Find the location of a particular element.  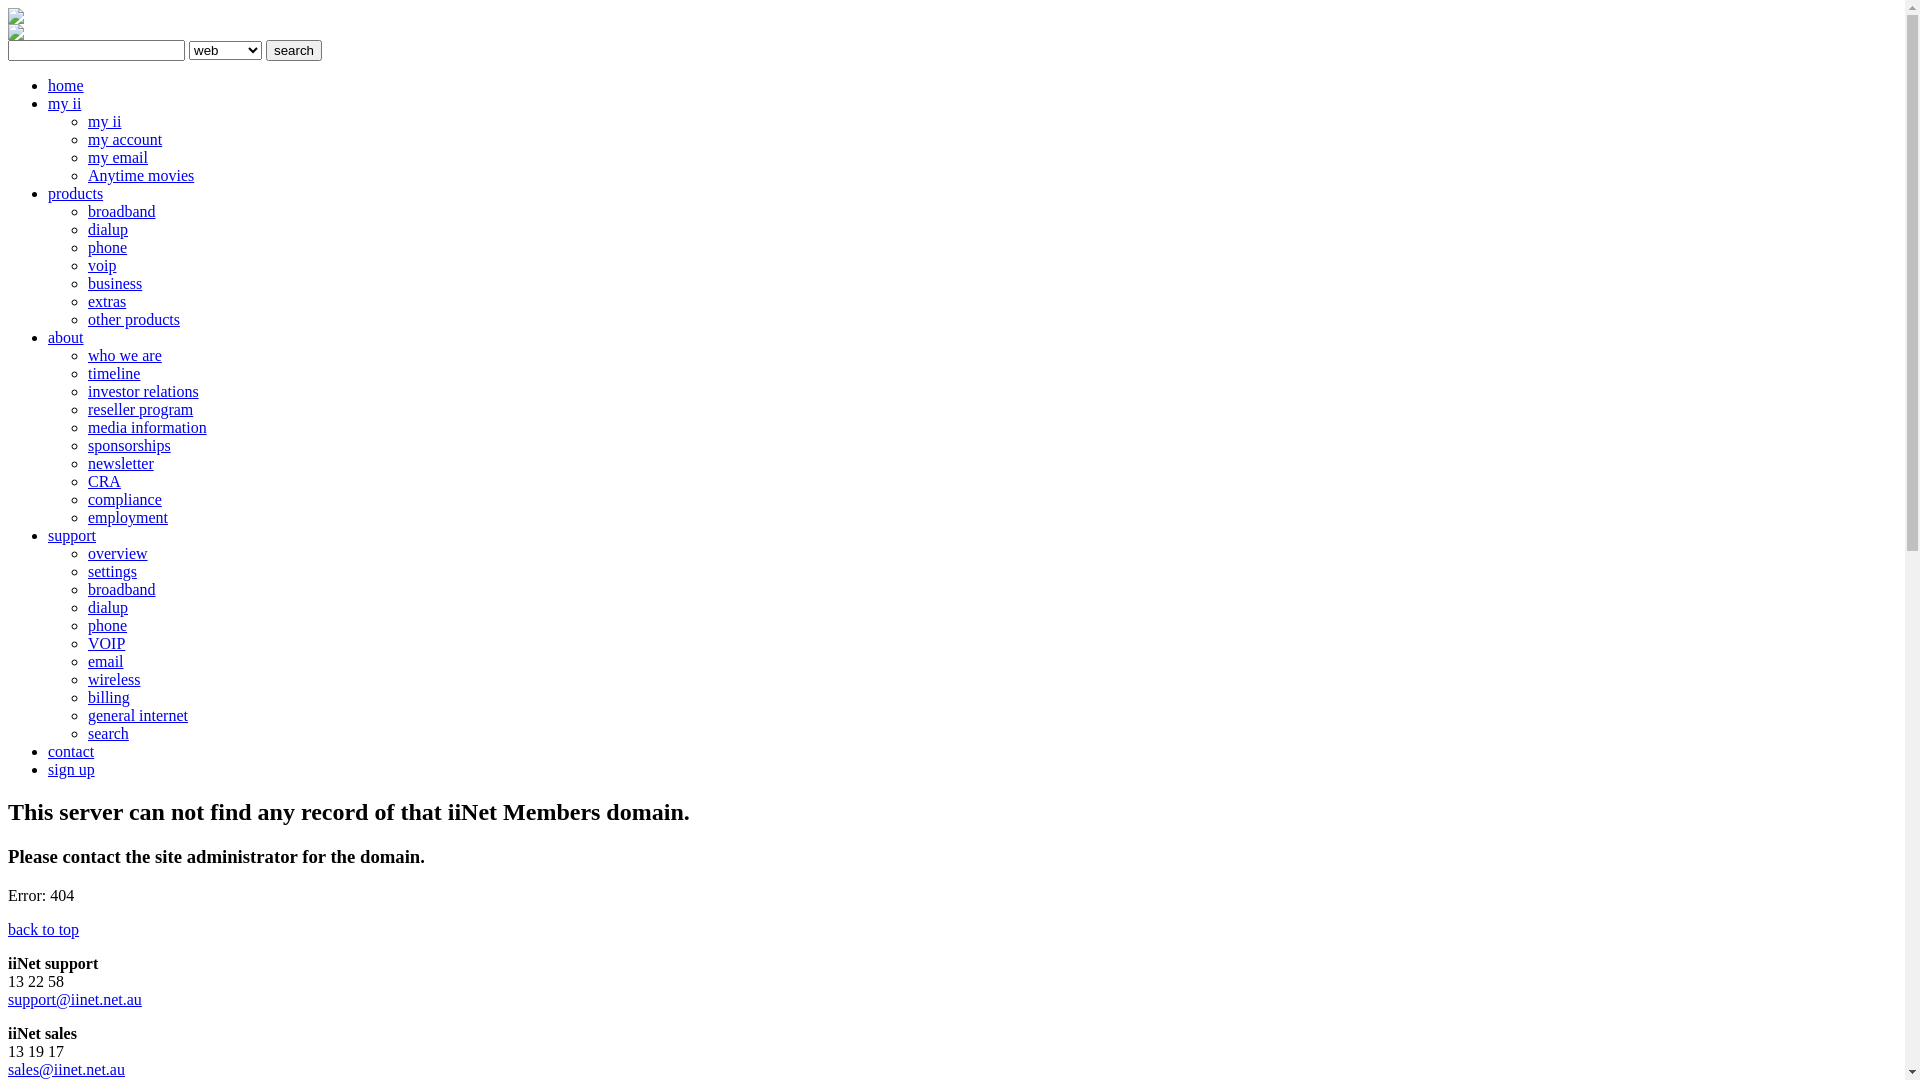

'newsletter' is located at coordinates (119, 463).